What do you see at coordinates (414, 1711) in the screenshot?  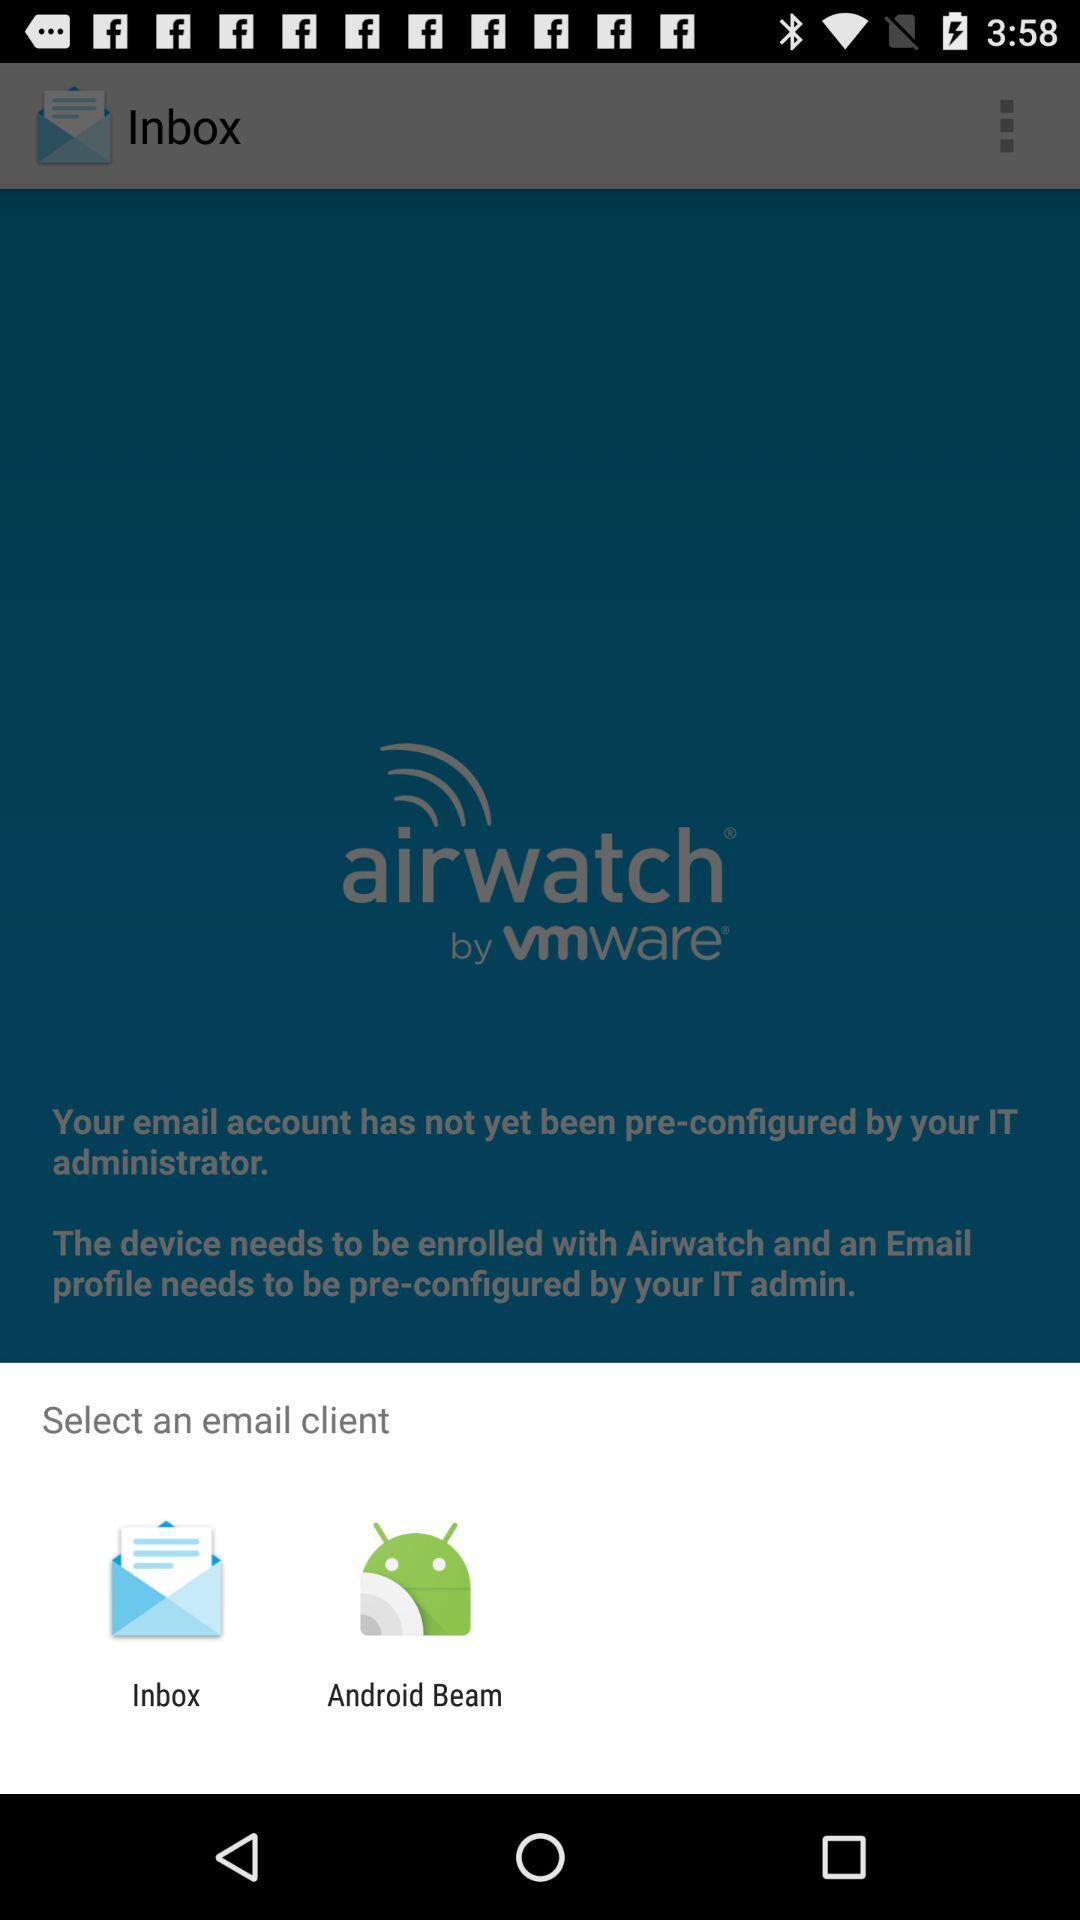 I see `icon next to inbox item` at bounding box center [414, 1711].